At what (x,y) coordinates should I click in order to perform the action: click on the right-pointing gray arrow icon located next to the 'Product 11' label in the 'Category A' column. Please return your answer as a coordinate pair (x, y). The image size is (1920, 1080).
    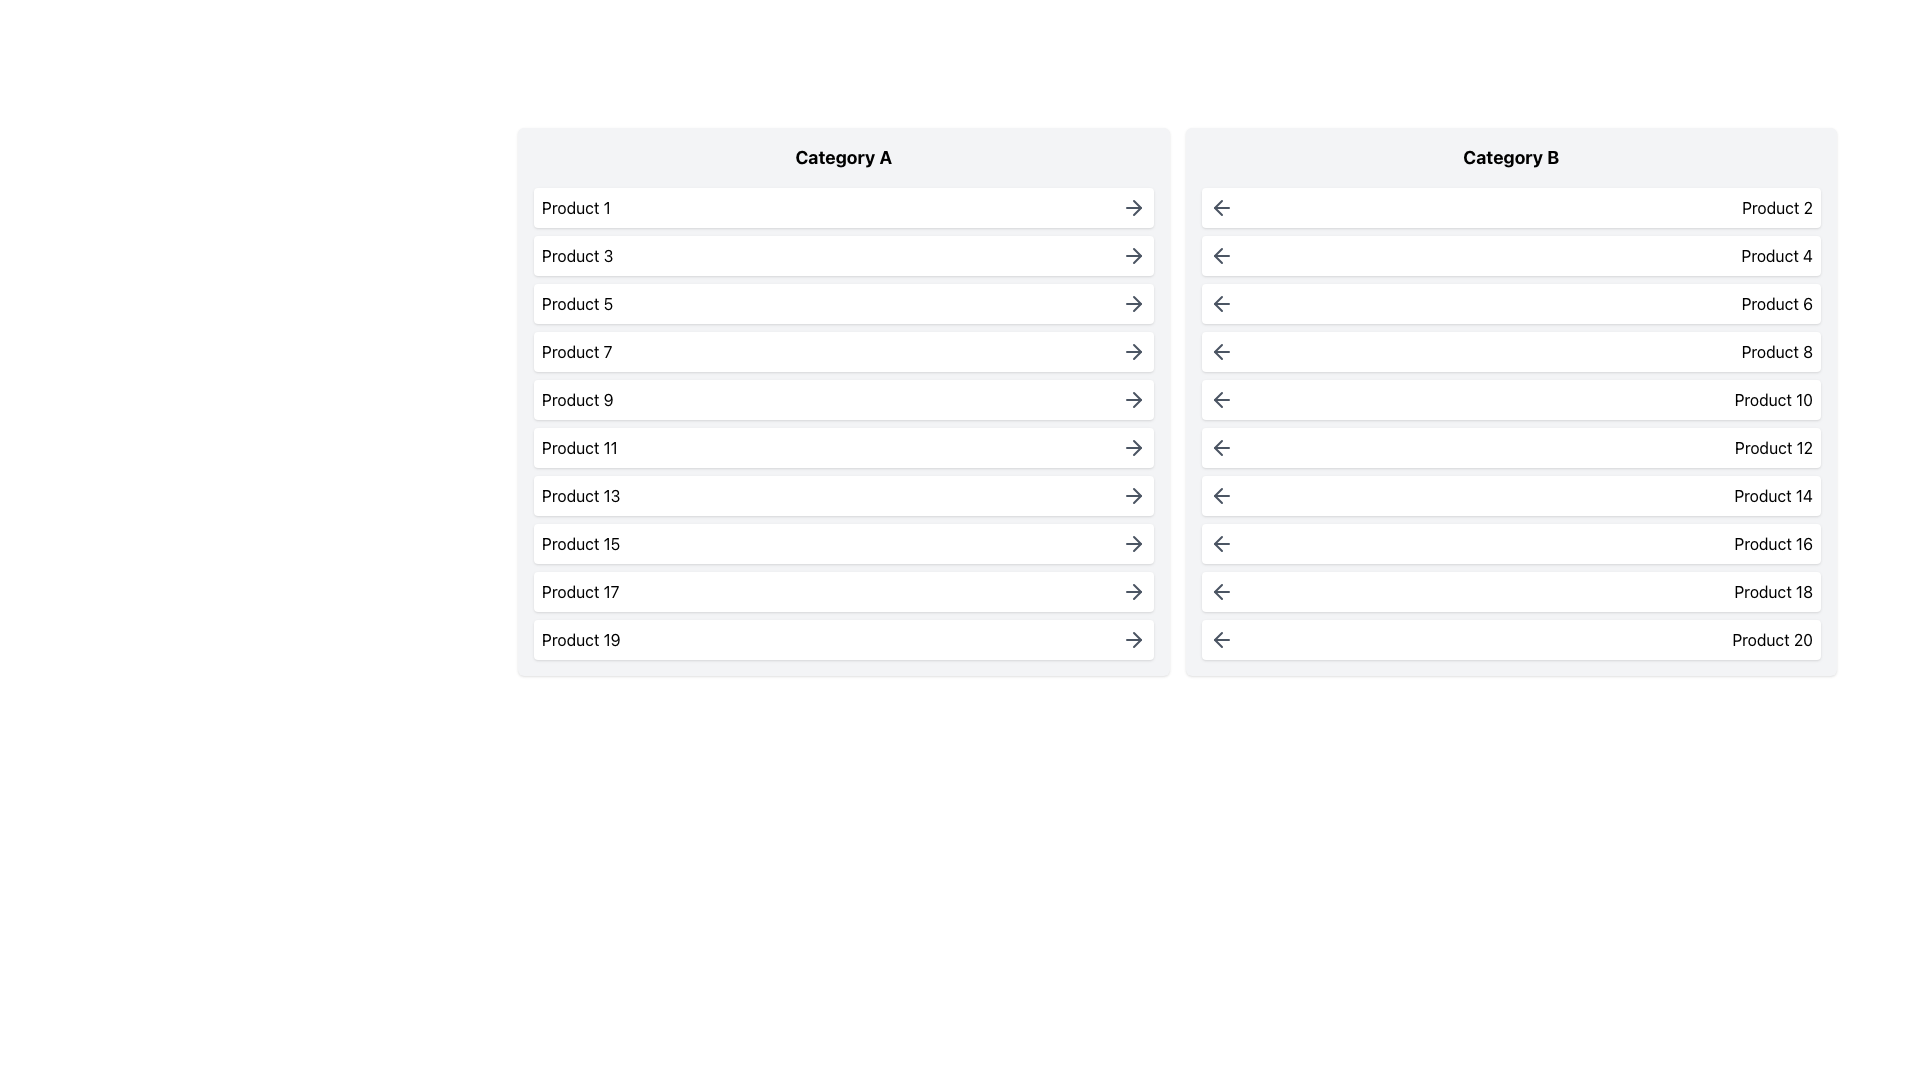
    Looking at the image, I should click on (1137, 446).